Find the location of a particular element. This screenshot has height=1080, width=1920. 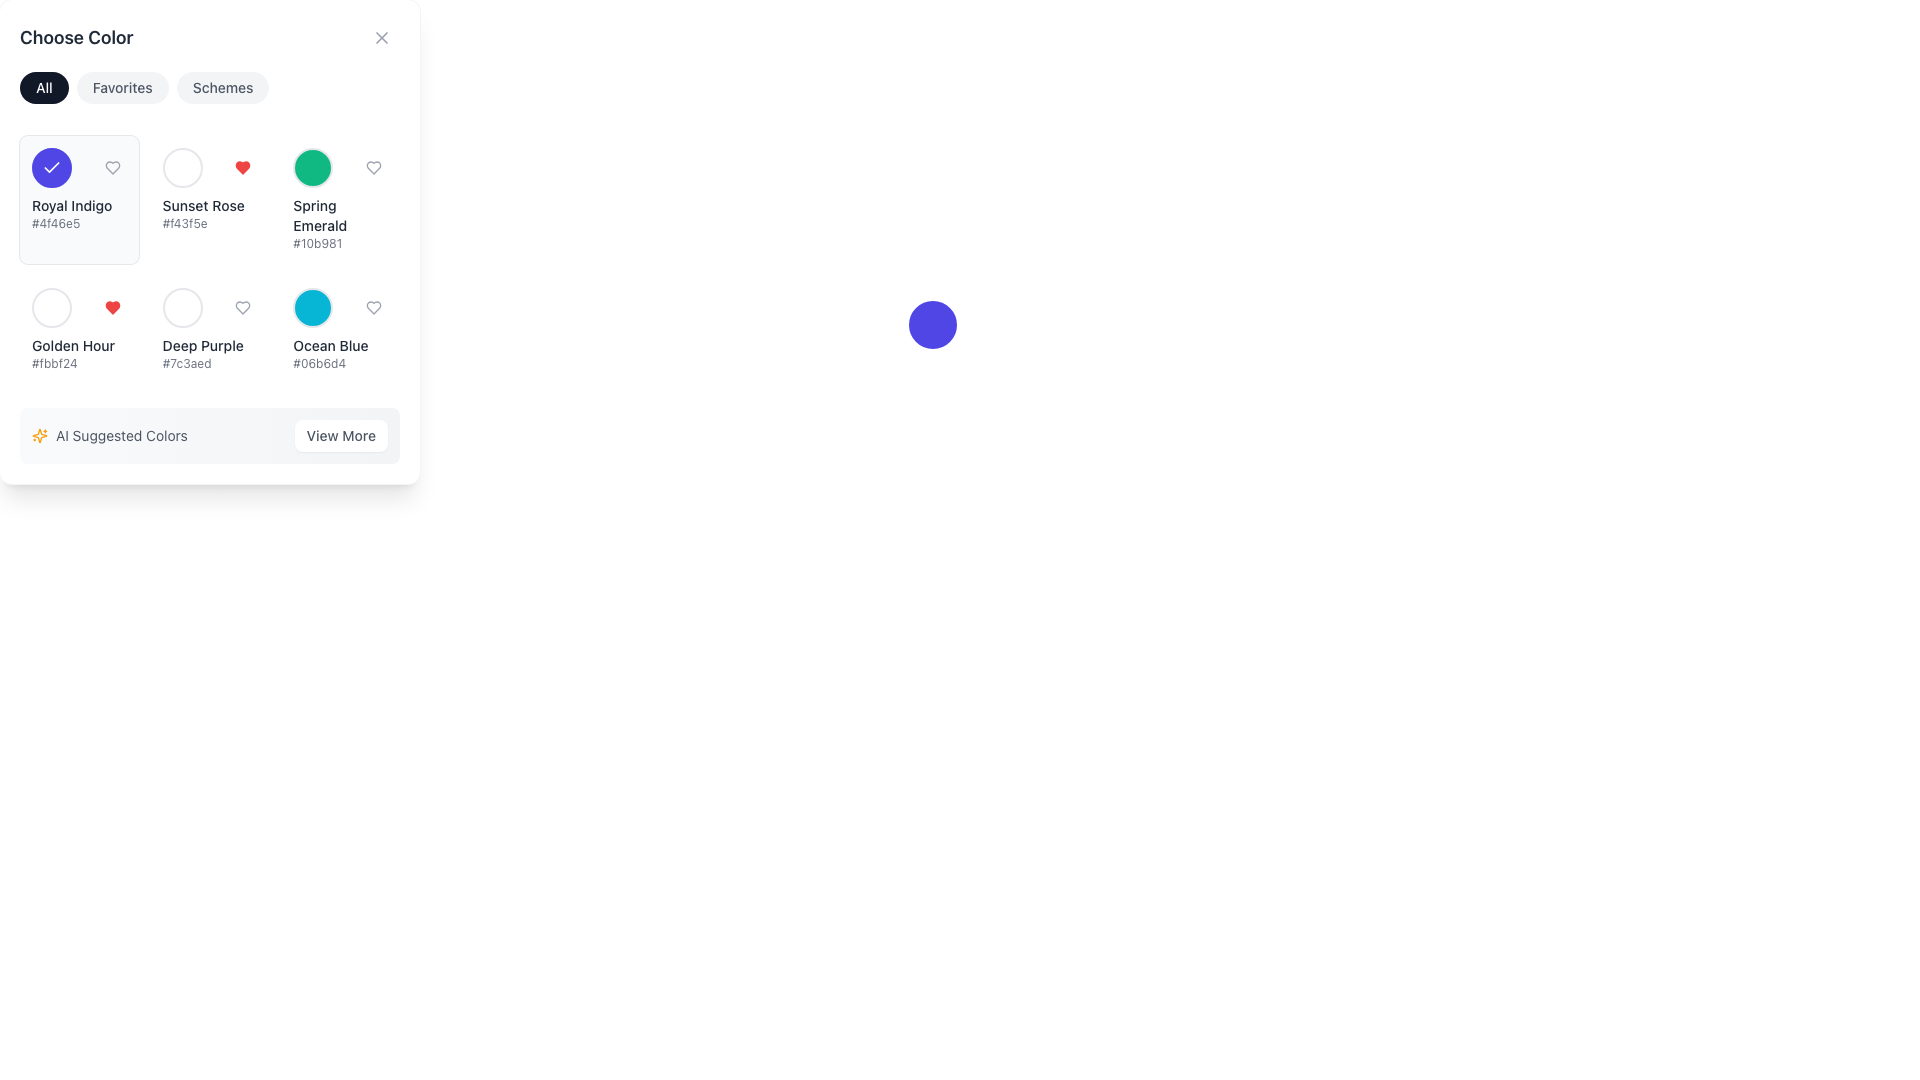

the circular button with a purple background and no text is located at coordinates (931, 323).